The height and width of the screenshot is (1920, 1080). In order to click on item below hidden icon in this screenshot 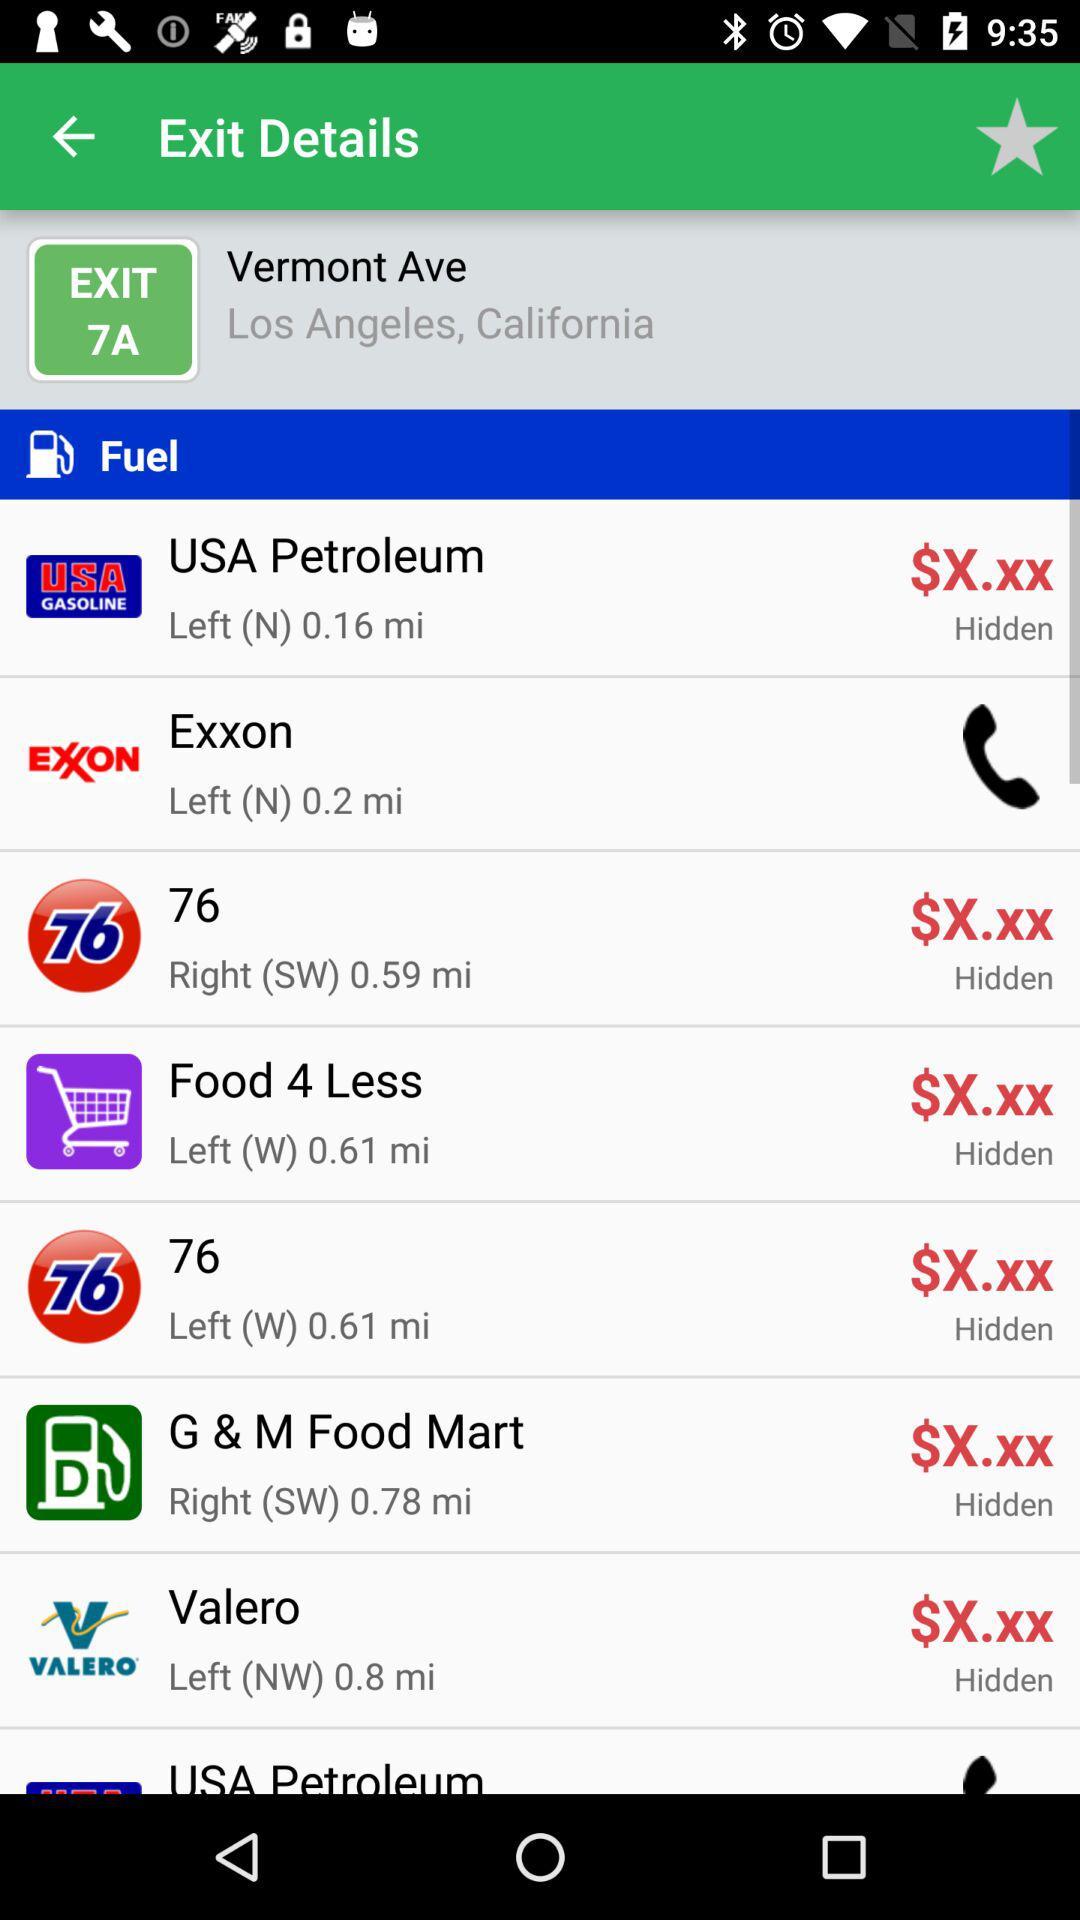, I will do `click(524, 1090)`.